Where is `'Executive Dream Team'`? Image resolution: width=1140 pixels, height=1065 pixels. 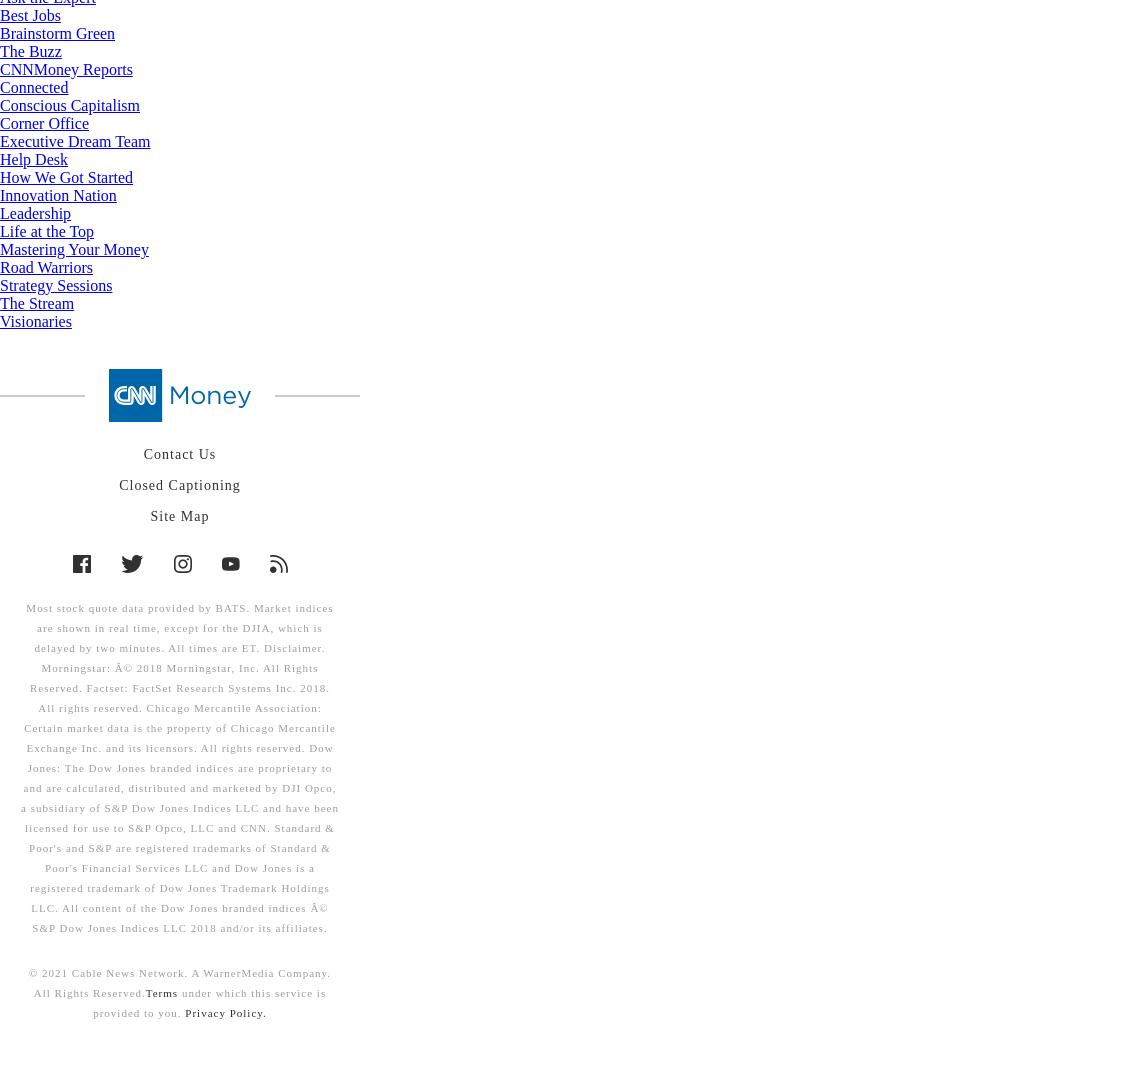 'Executive Dream Team' is located at coordinates (74, 140).